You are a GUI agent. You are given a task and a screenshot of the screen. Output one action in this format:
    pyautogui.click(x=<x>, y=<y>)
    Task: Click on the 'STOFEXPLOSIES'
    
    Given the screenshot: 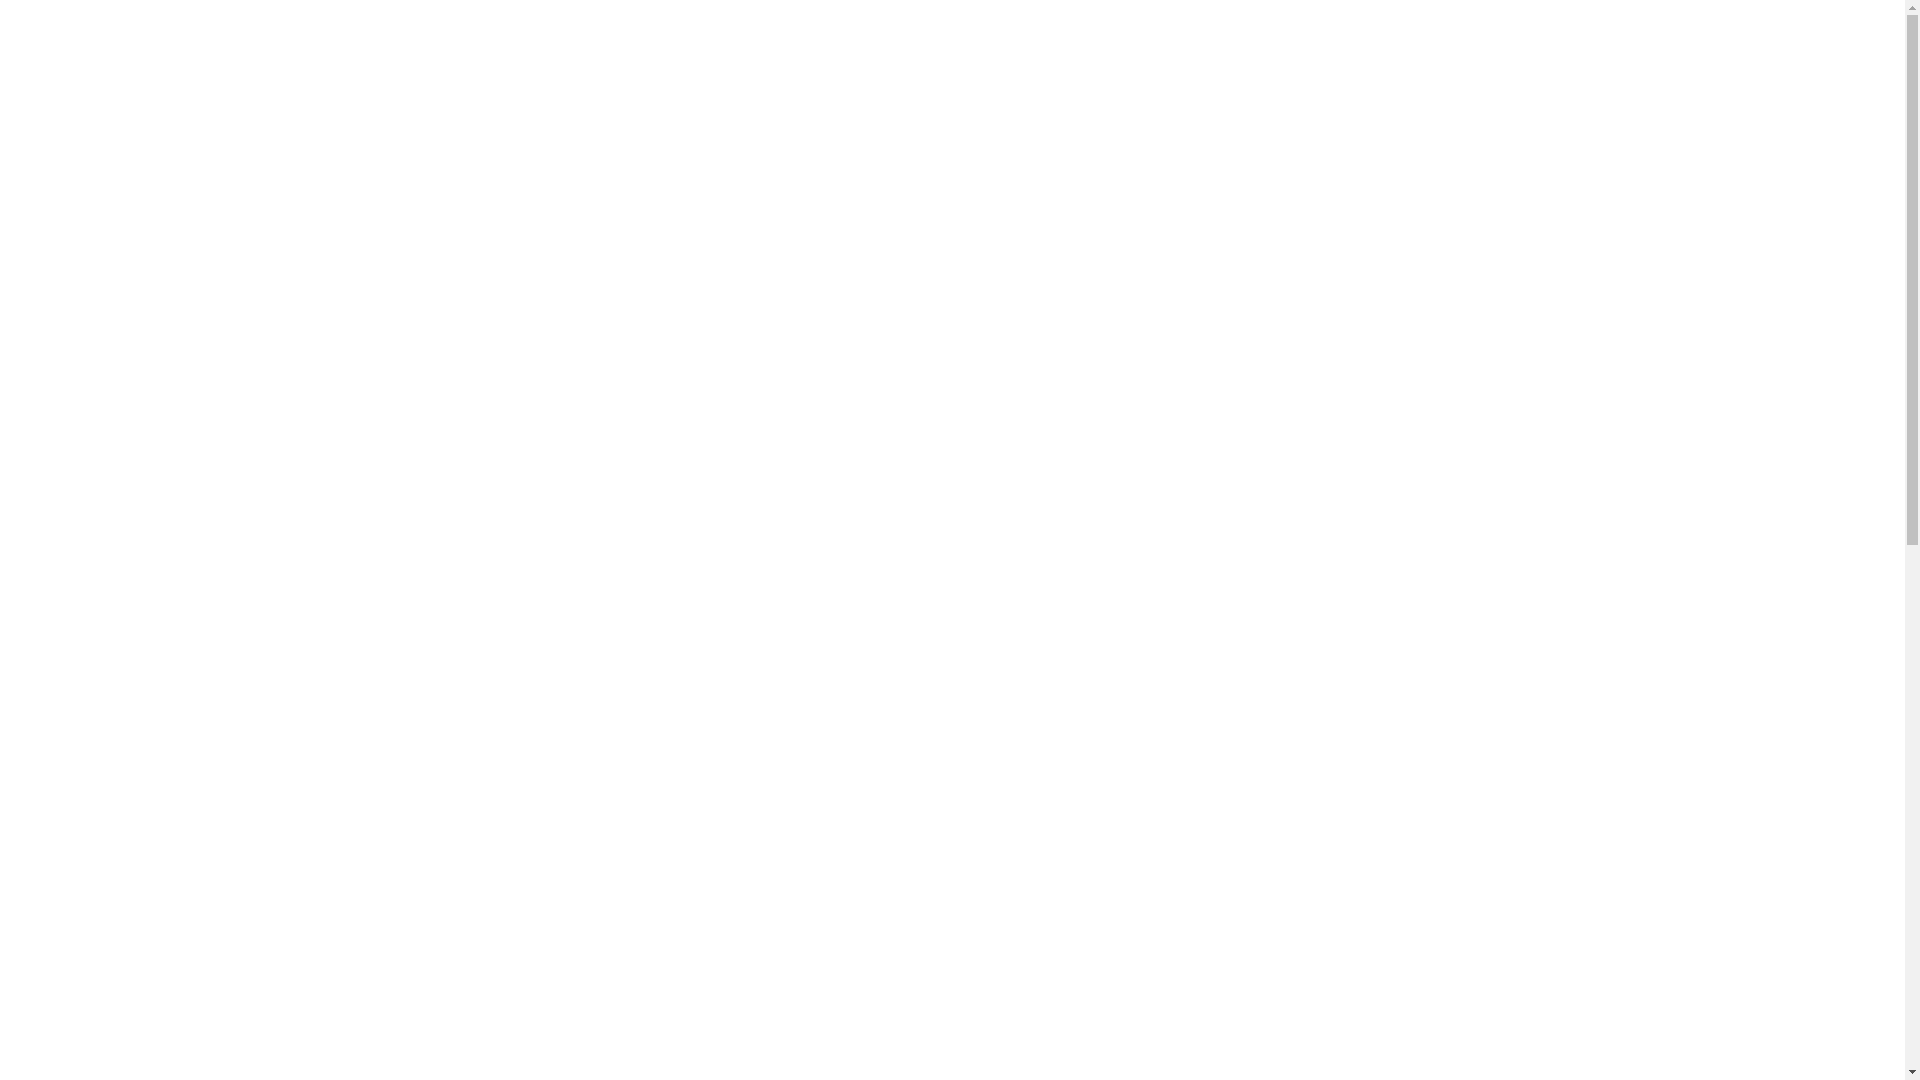 What is the action you would take?
    pyautogui.click(x=555, y=135)
    